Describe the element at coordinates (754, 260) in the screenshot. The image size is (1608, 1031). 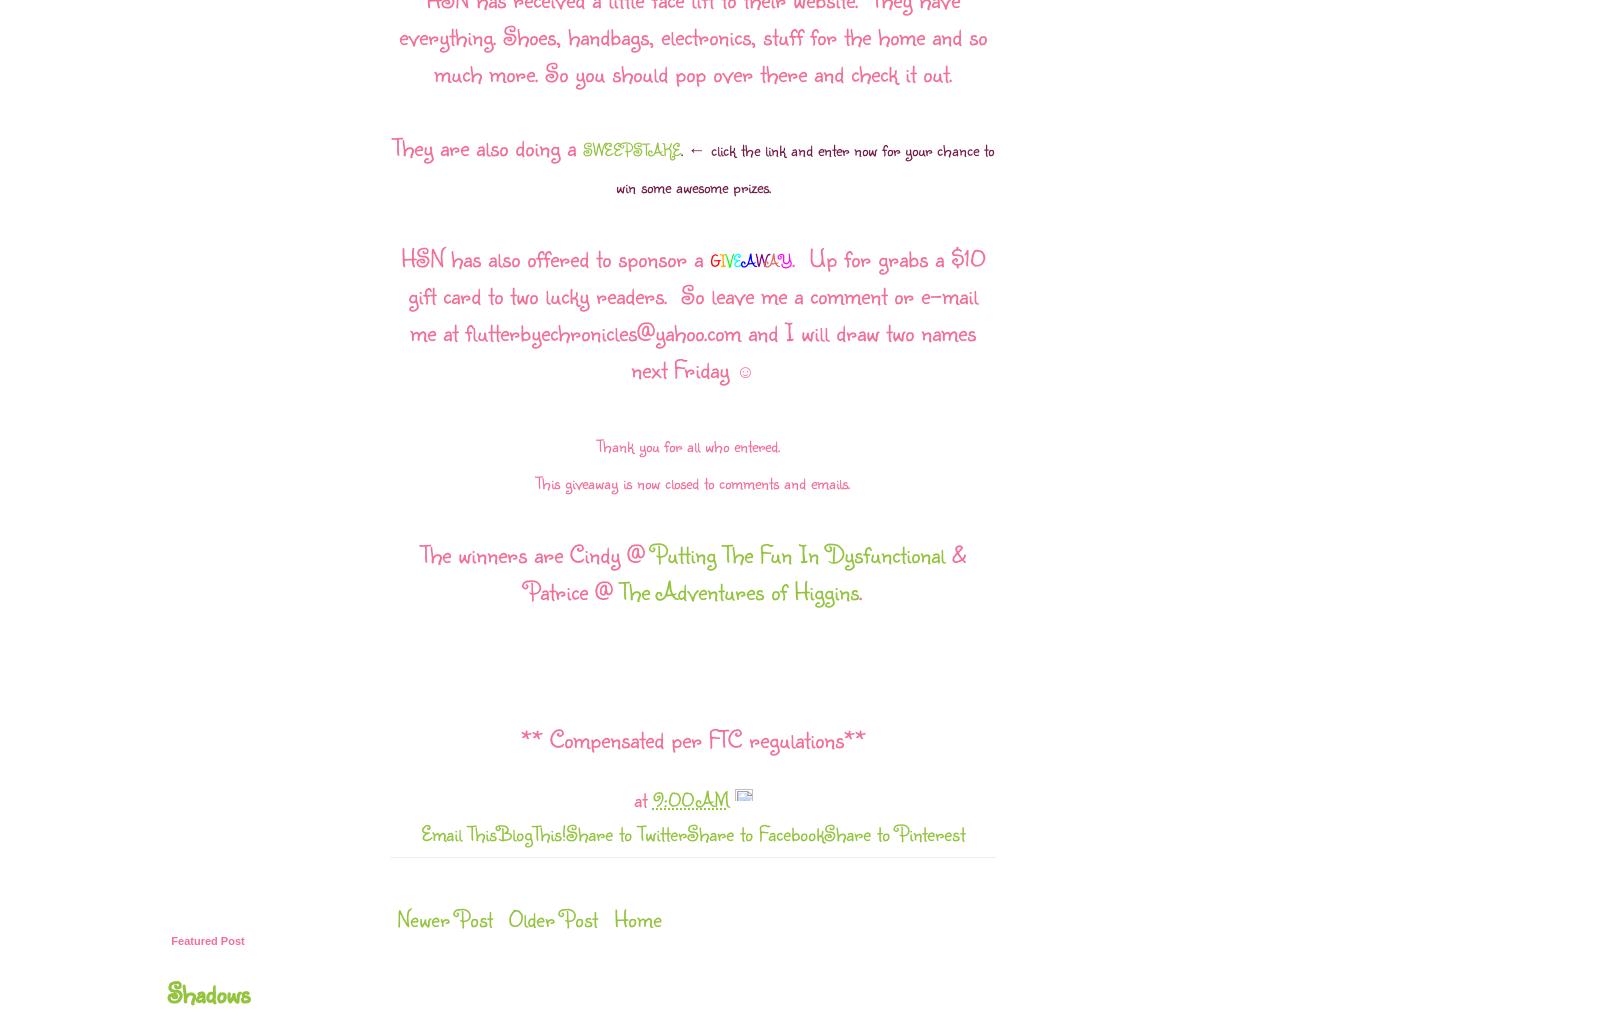
I see `'W'` at that location.